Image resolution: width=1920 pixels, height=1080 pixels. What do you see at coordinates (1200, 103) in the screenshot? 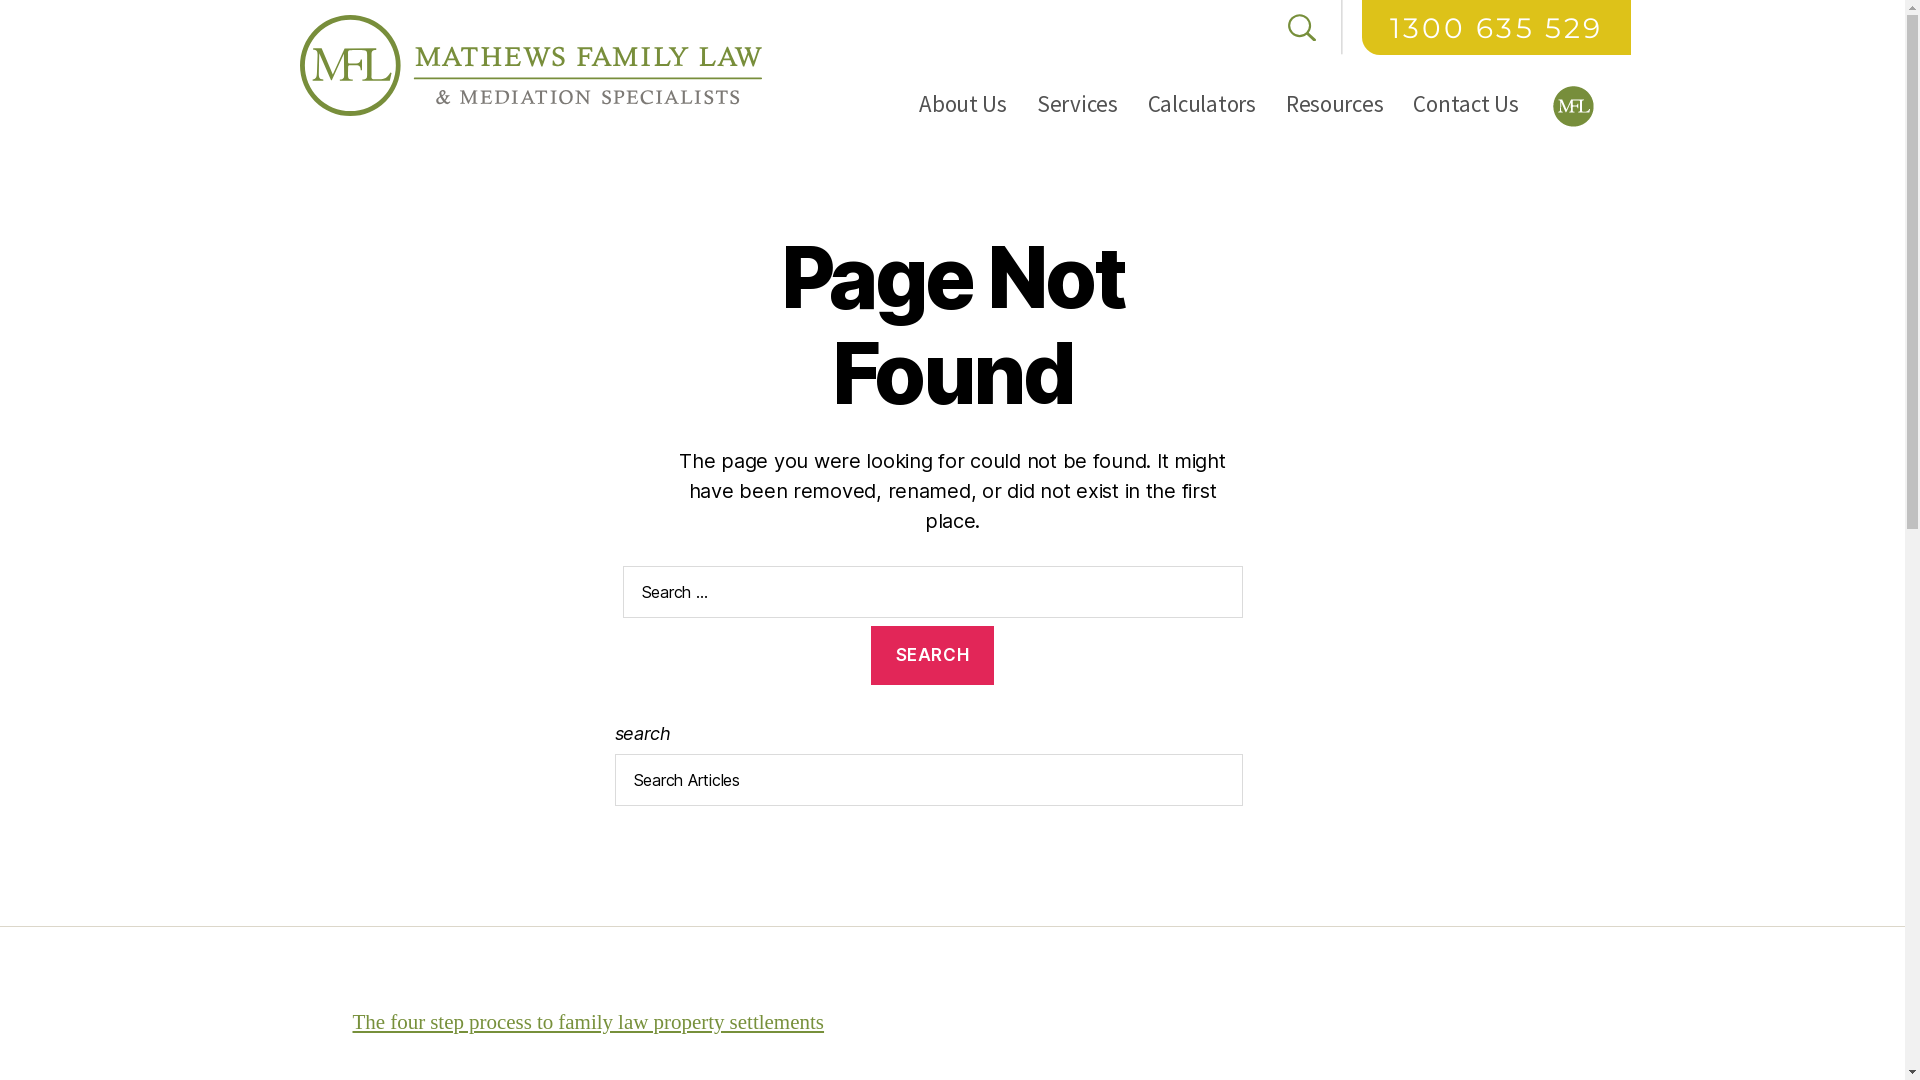
I see `'Calculators'` at bounding box center [1200, 103].